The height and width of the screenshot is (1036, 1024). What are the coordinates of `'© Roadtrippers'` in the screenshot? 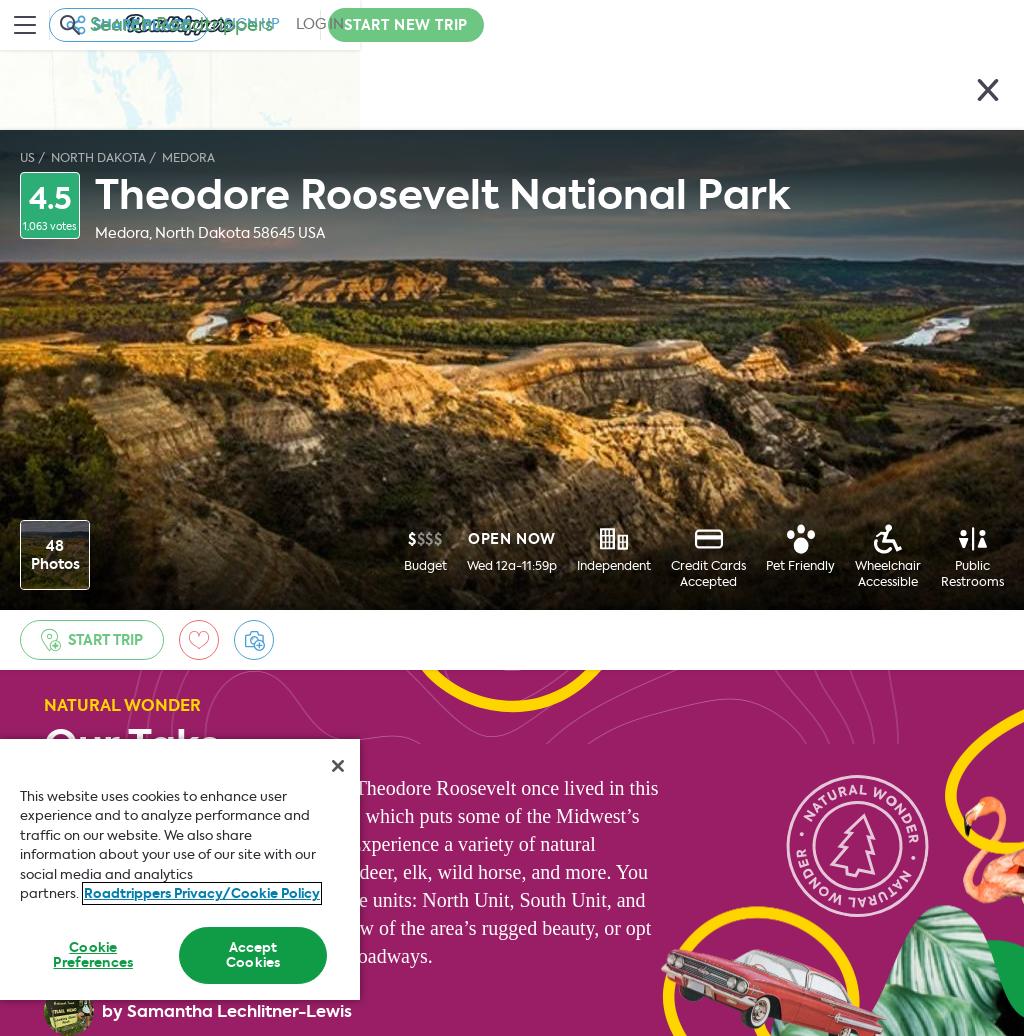 It's located at (95, 962).